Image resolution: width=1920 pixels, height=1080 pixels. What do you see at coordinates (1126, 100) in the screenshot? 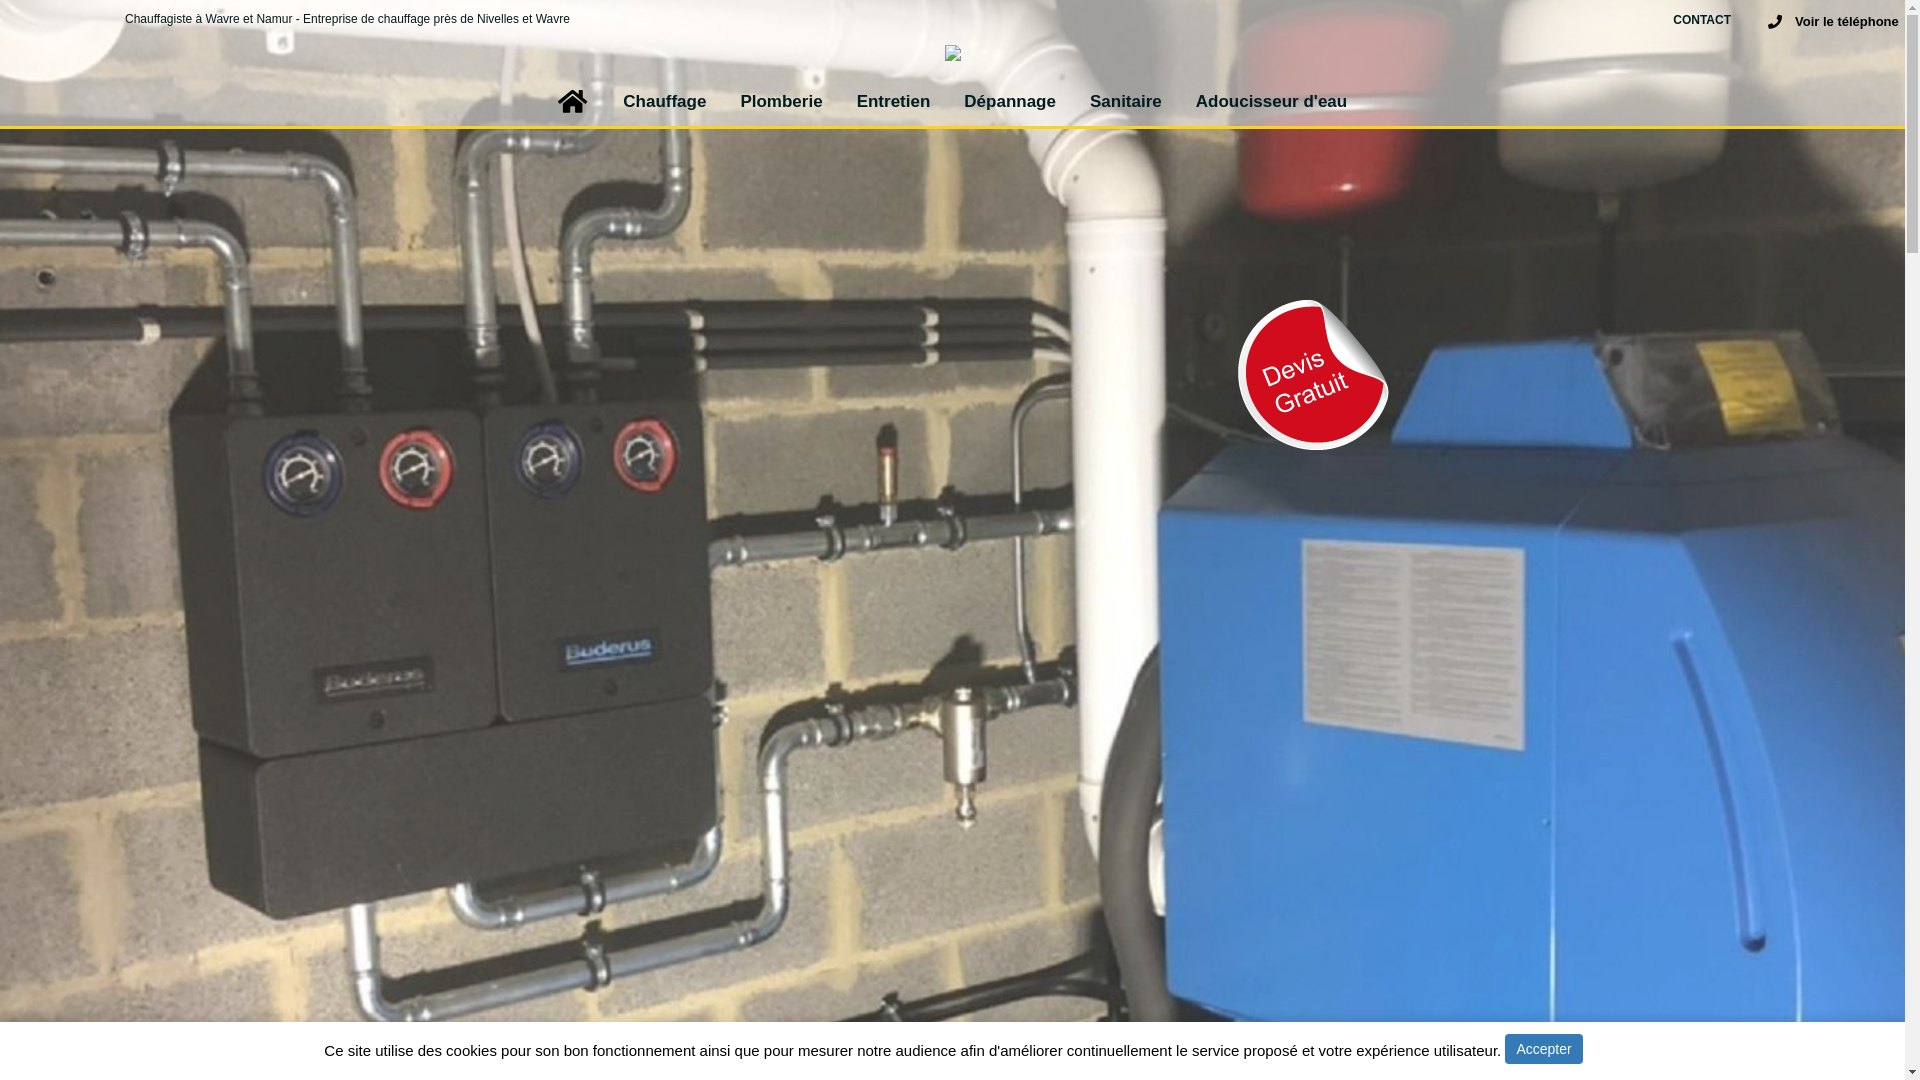
I see `'Sanitaire'` at bounding box center [1126, 100].